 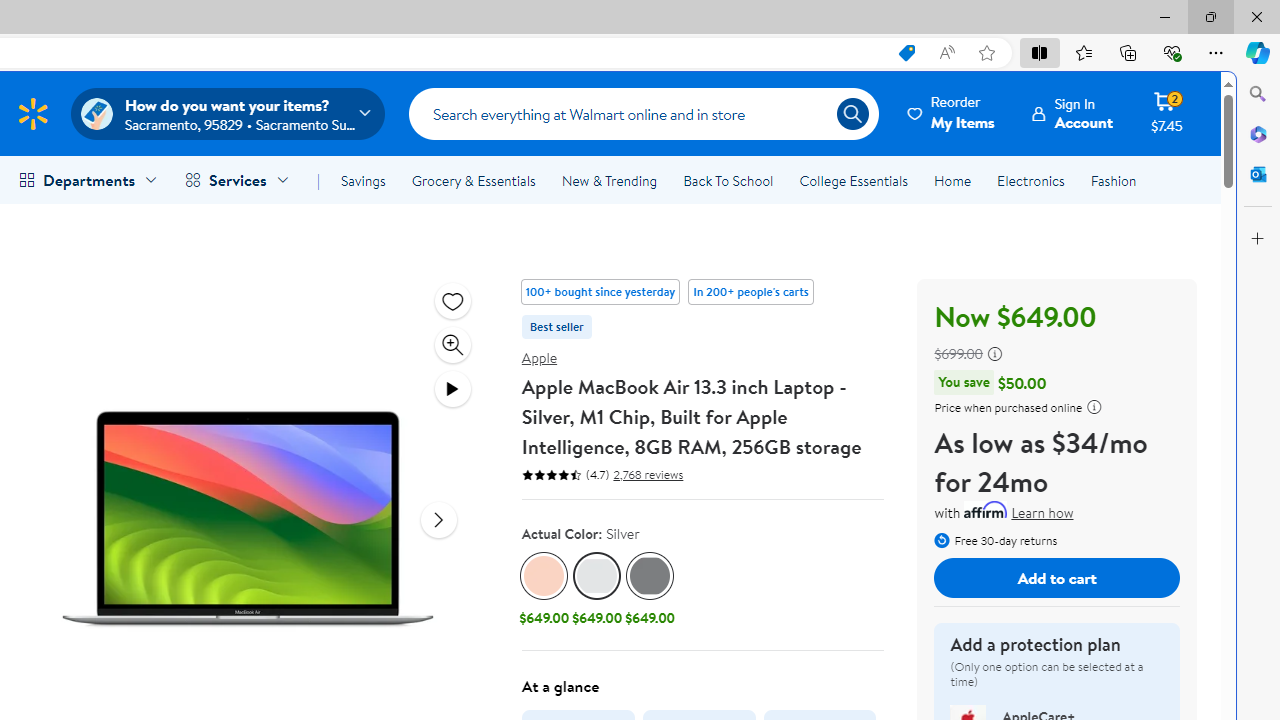 I want to click on 'Back To School', so click(x=727, y=181).